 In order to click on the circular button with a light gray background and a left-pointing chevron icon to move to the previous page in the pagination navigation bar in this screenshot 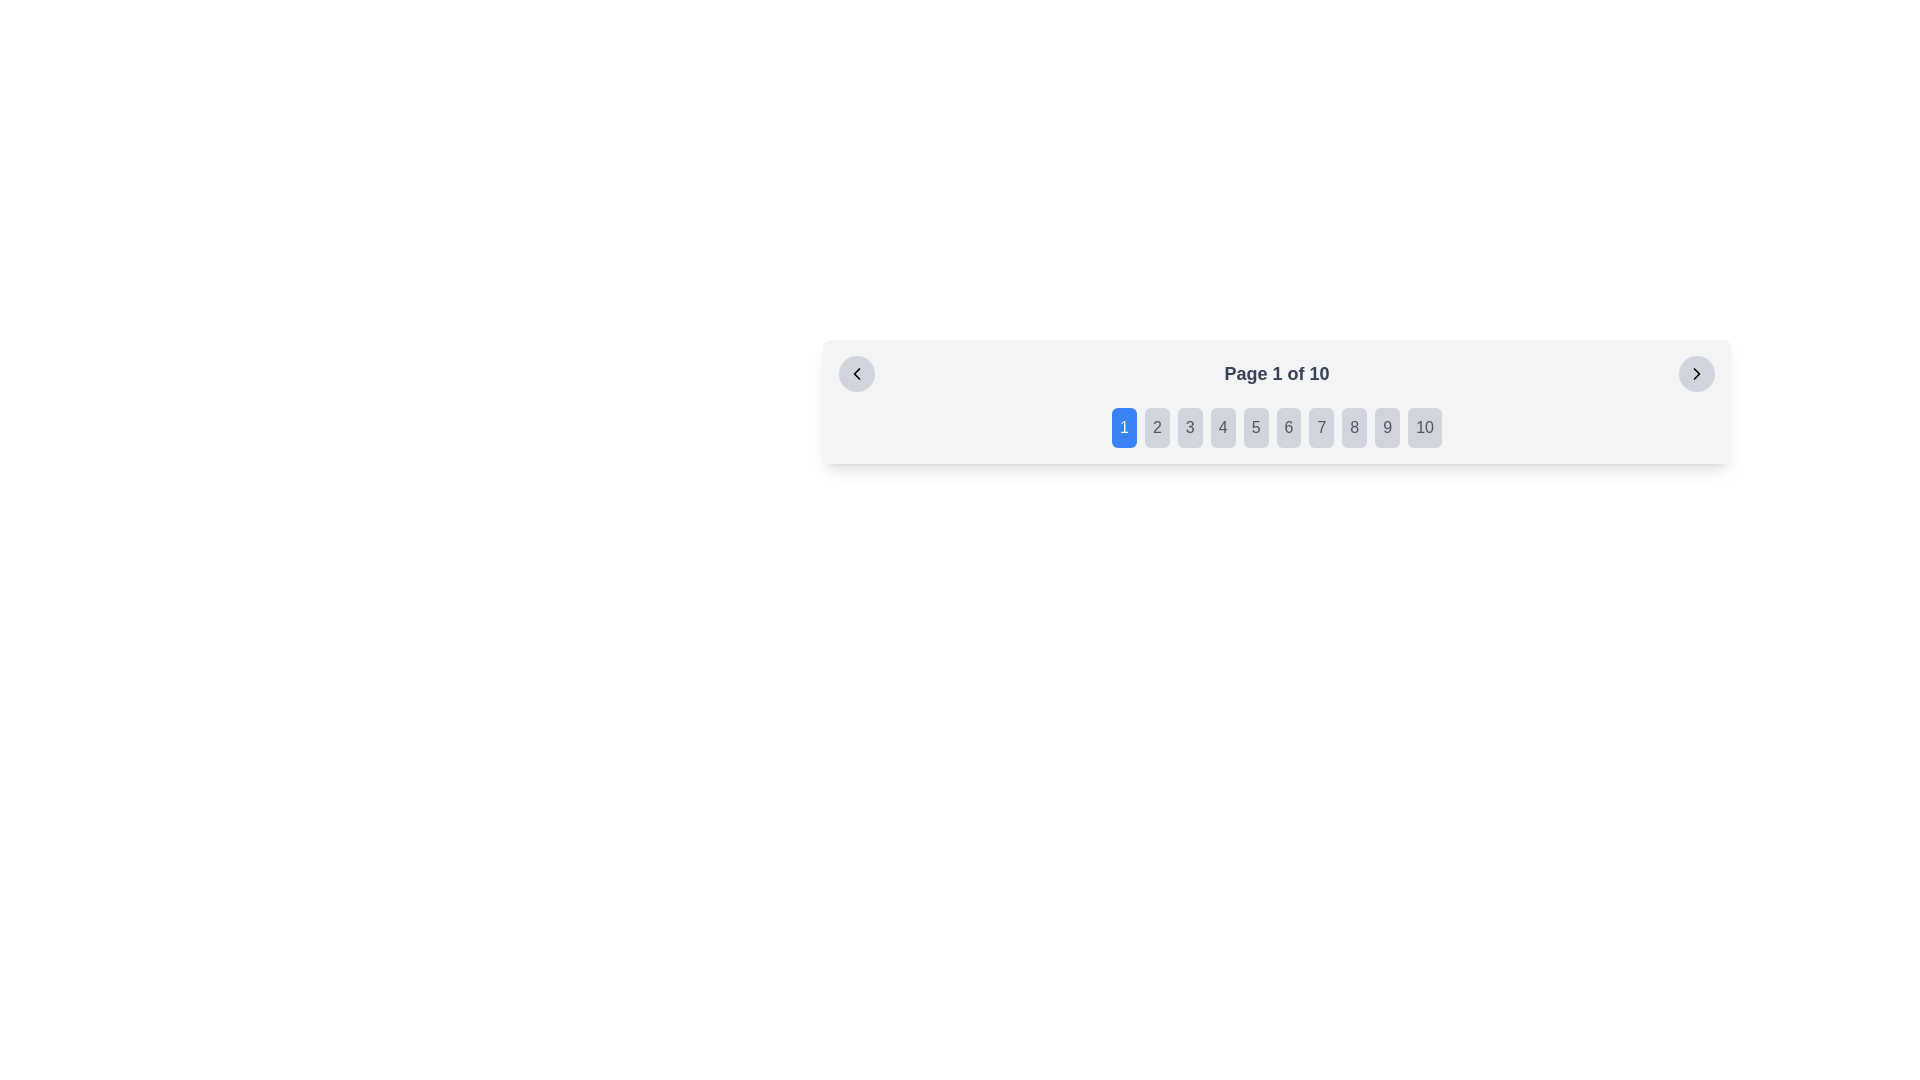, I will do `click(857, 374)`.